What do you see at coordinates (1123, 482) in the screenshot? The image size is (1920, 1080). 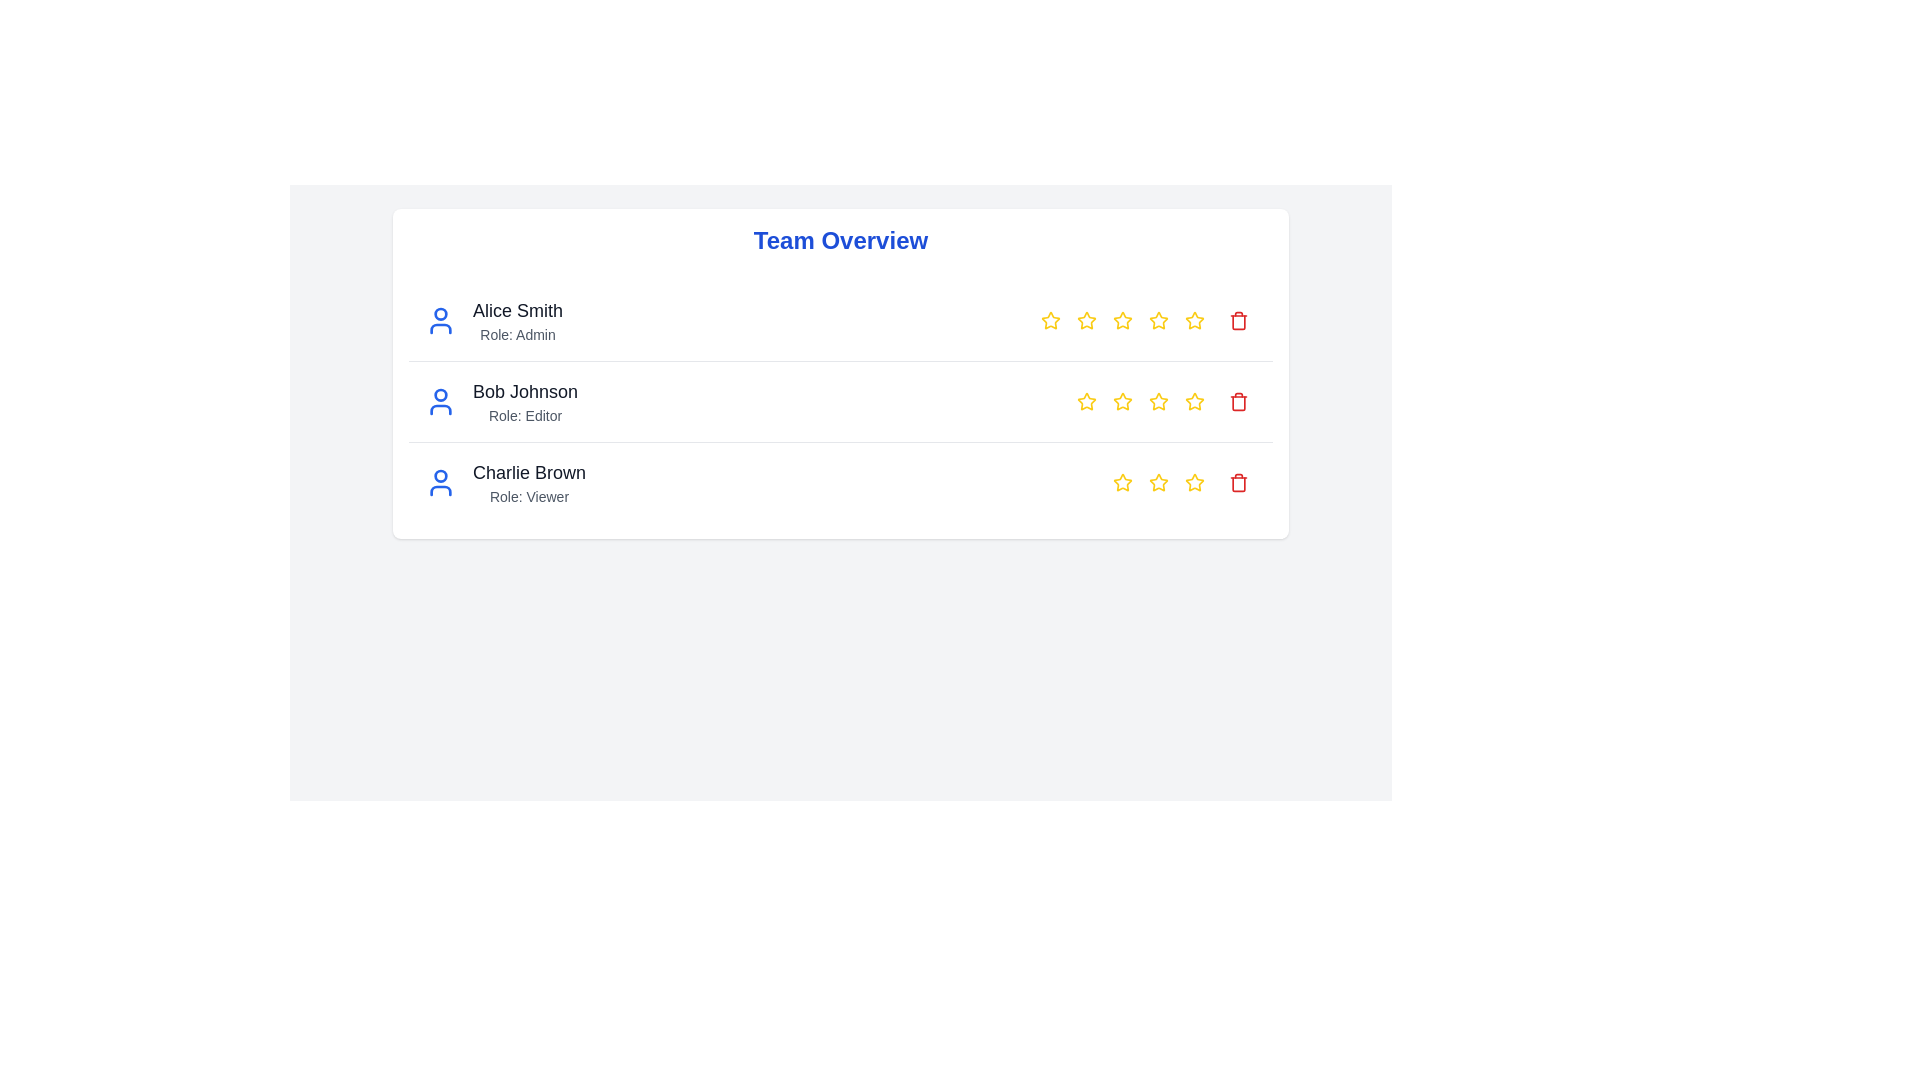 I see `the first star in the row of stars for the third user entry` at bounding box center [1123, 482].